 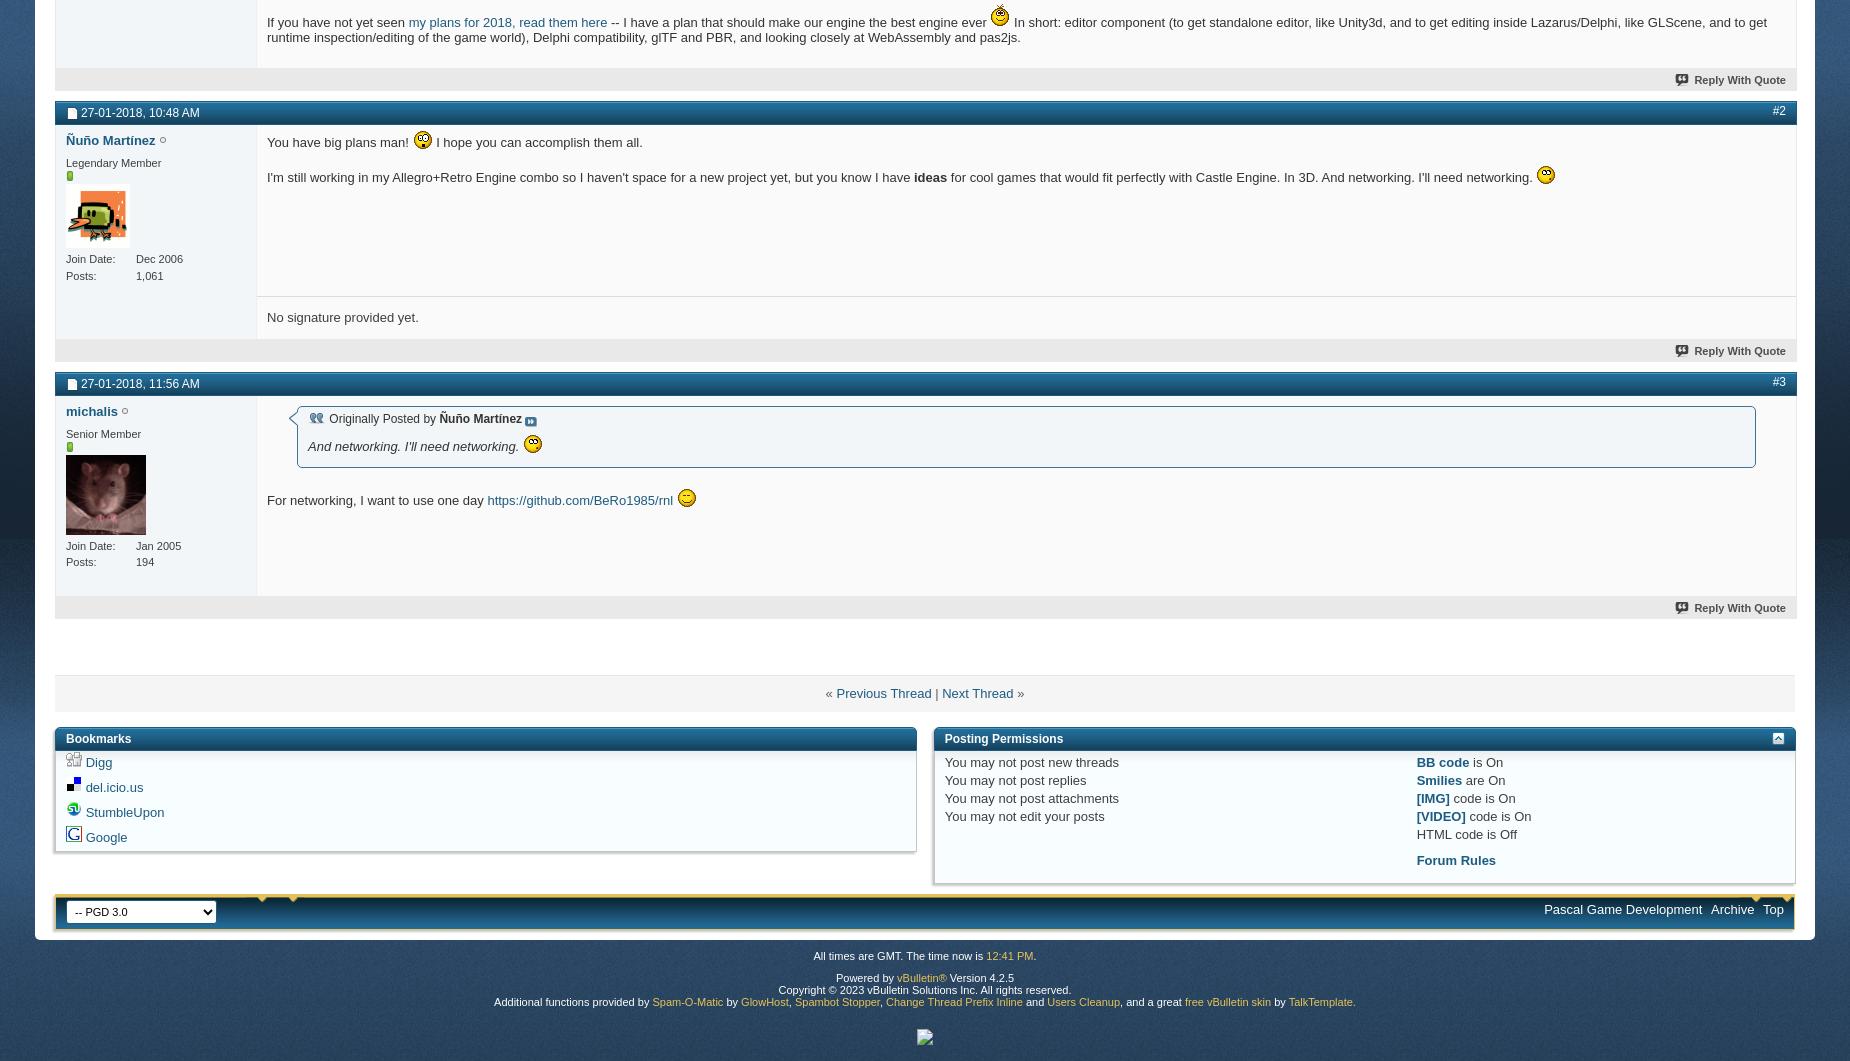 What do you see at coordinates (1455, 859) in the screenshot?
I see `'Forum Rules'` at bounding box center [1455, 859].